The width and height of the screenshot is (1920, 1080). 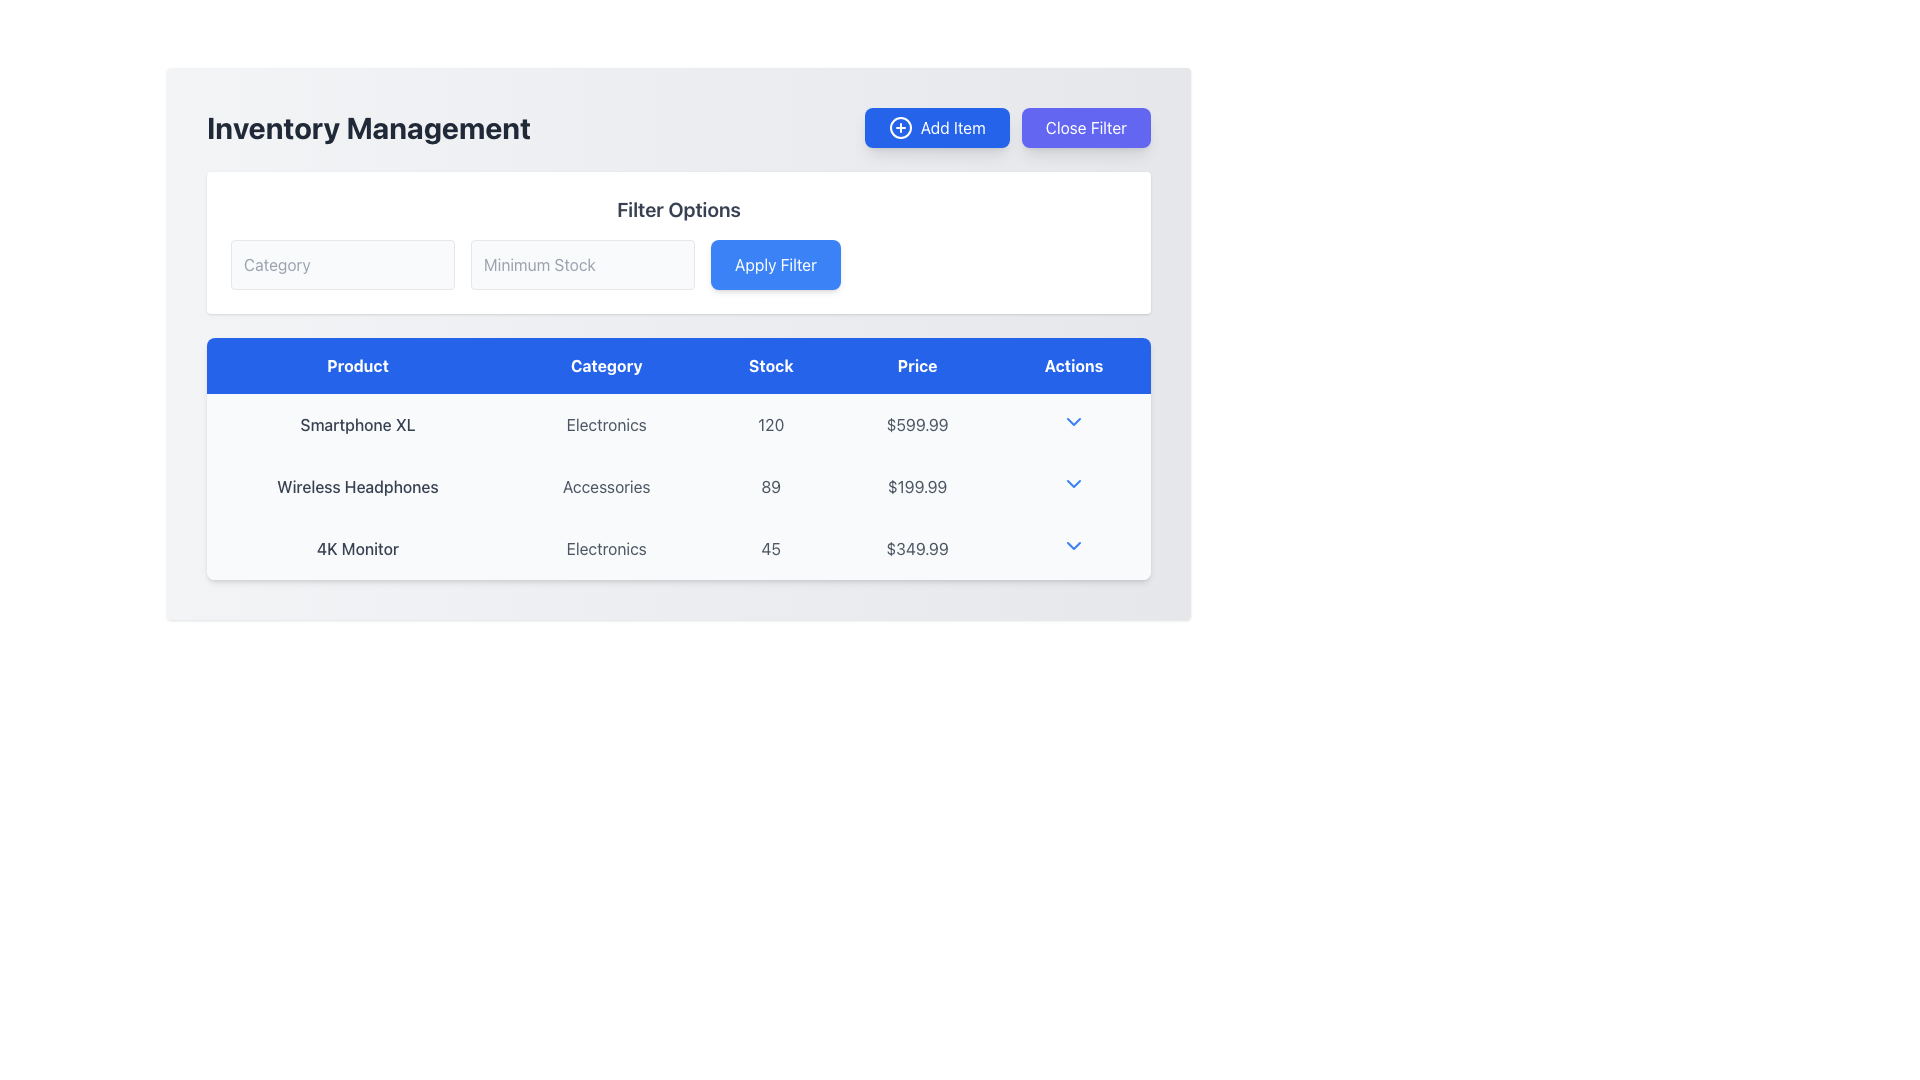 I want to click on stock quantity text for the product 'Smartphone XL', which is located in the third column labeled 'Stock' within the 'Inventory Management' section, so click(x=770, y=423).